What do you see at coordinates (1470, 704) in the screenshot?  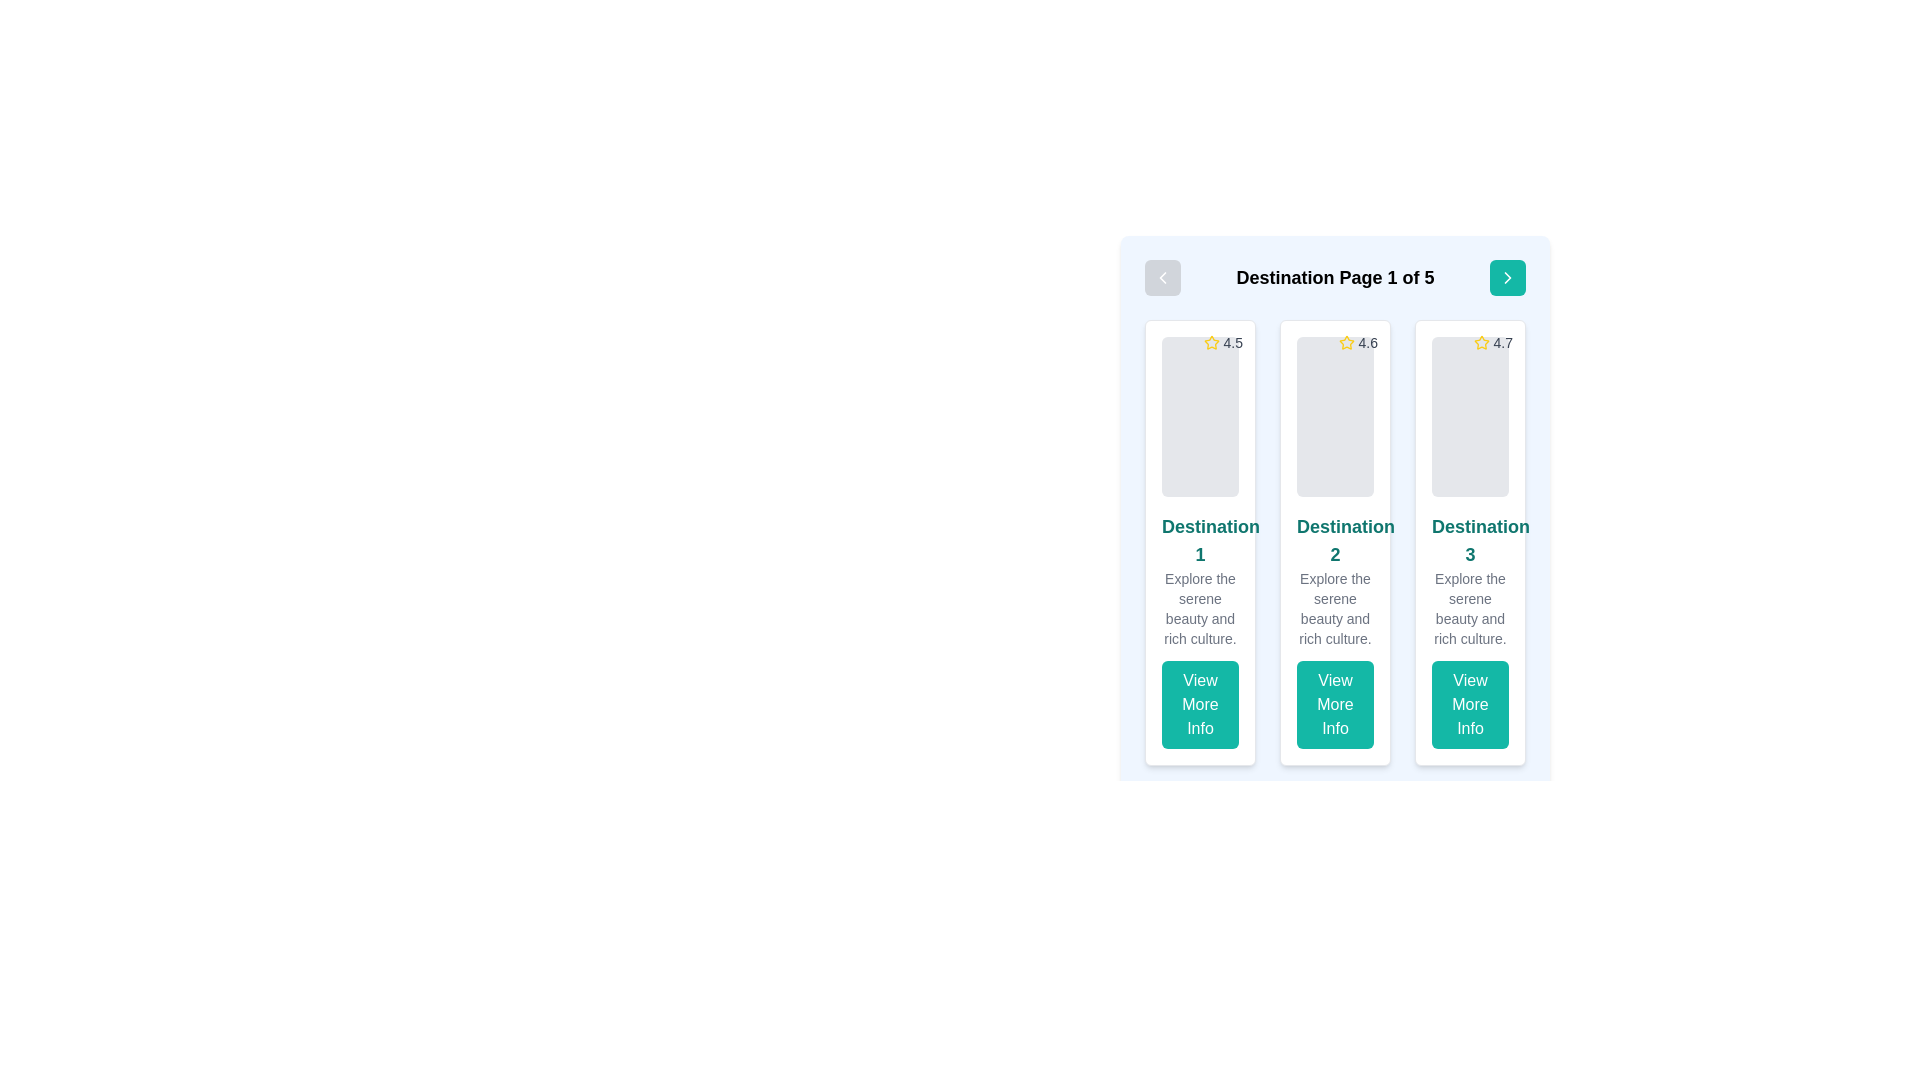 I see `the button located at the bottom of the card labeled 'Destination 3'` at bounding box center [1470, 704].